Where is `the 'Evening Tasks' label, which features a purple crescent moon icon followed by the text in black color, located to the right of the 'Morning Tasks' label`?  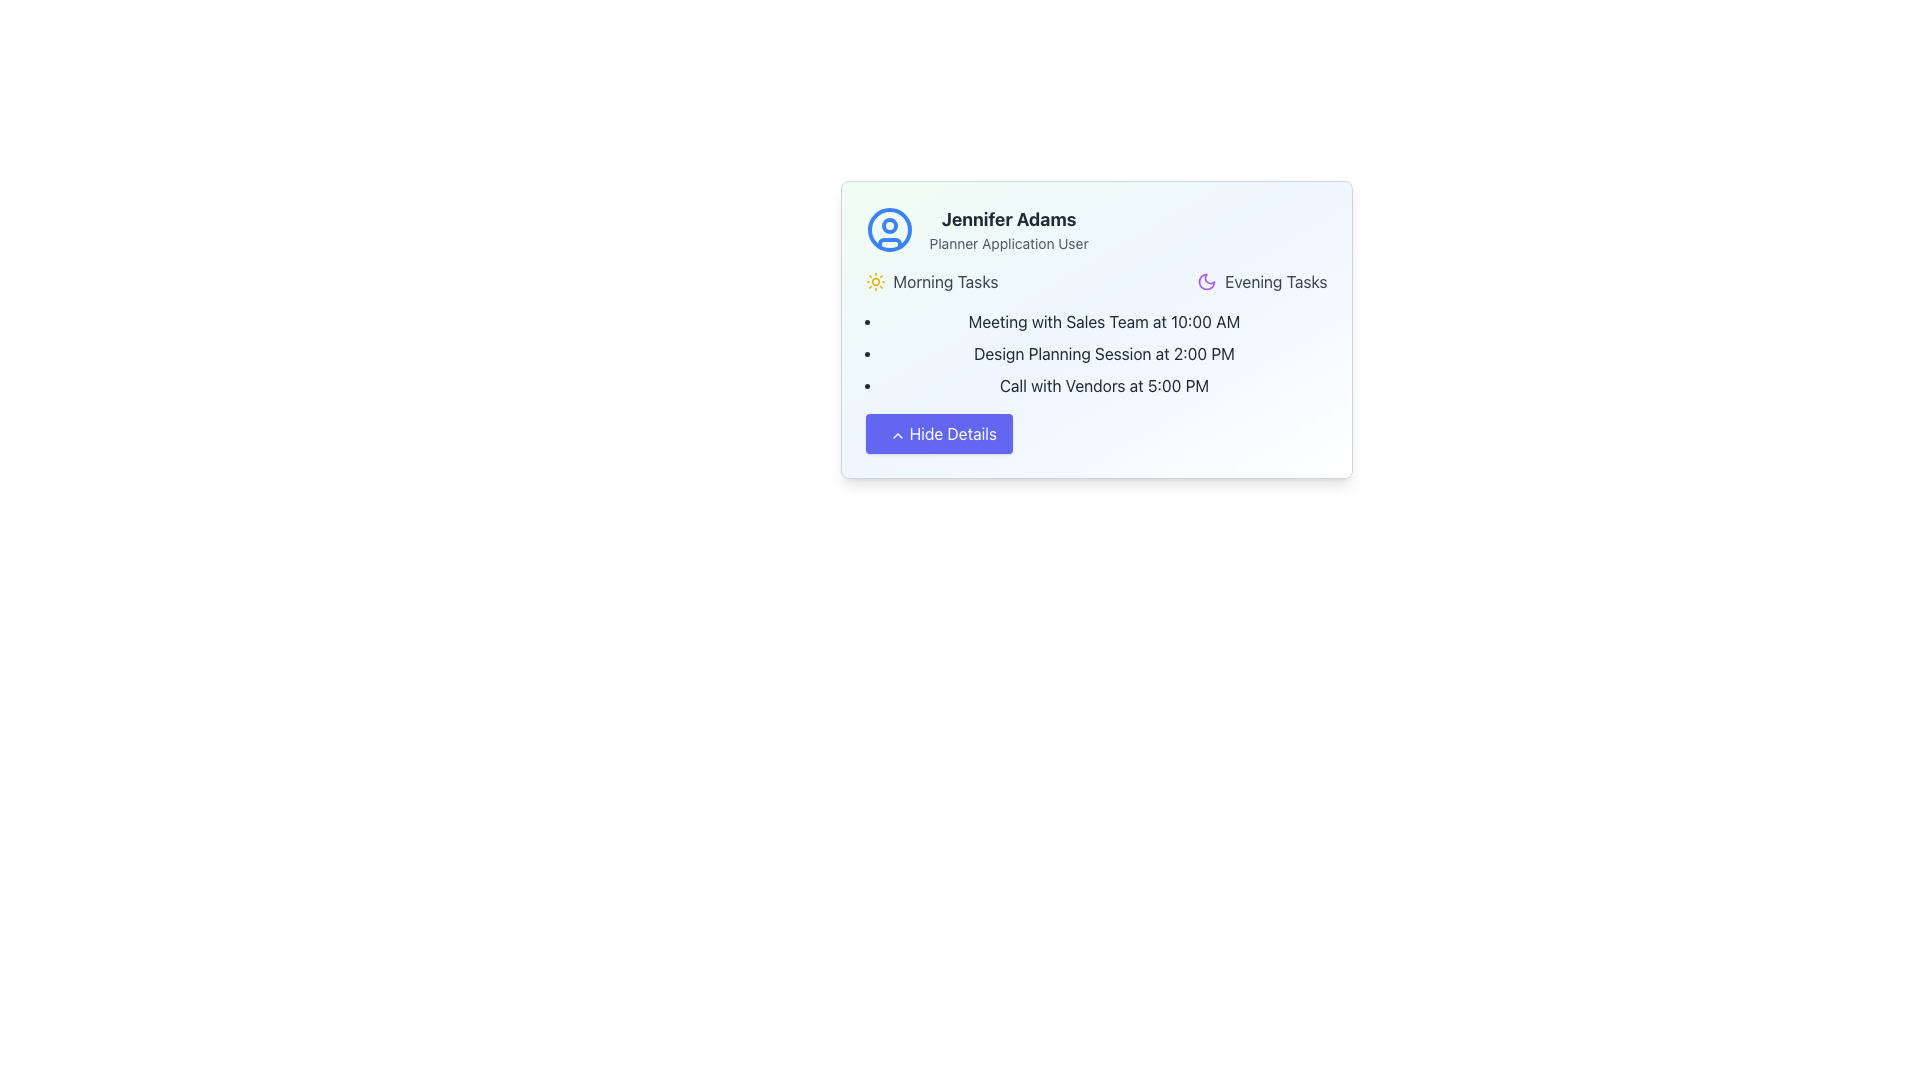
the 'Evening Tasks' label, which features a purple crescent moon icon followed by the text in black color, located to the right of the 'Morning Tasks' label is located at coordinates (1261, 281).